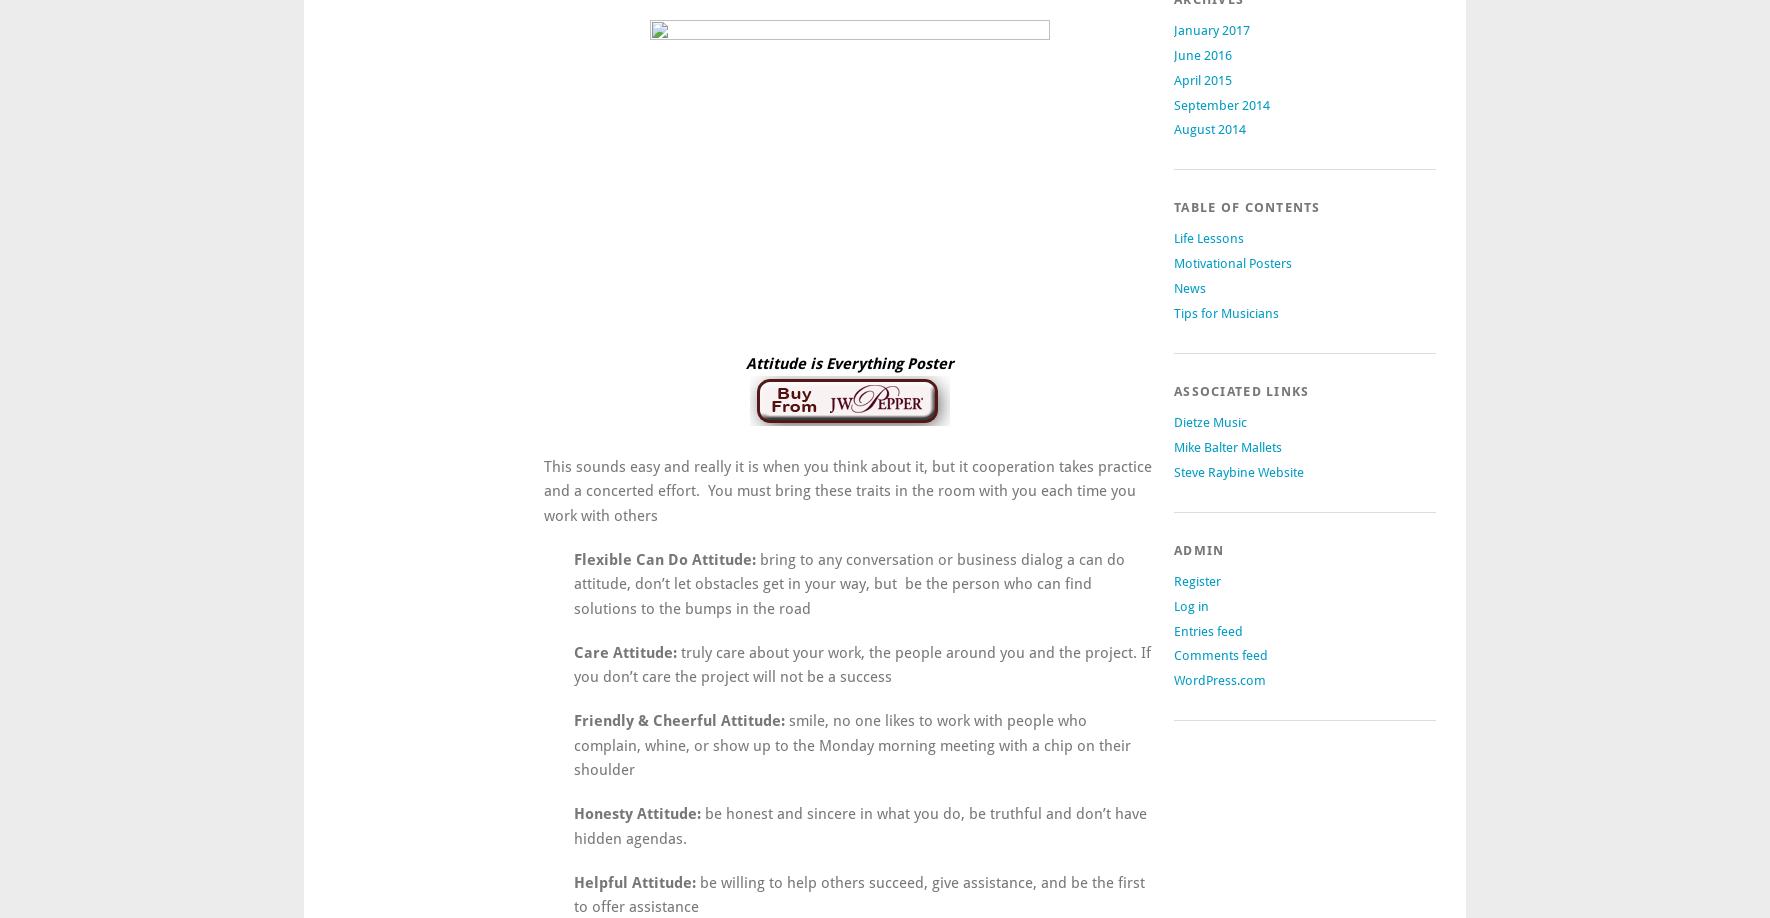  What do you see at coordinates (1208, 237) in the screenshot?
I see `'Life Lessons'` at bounding box center [1208, 237].